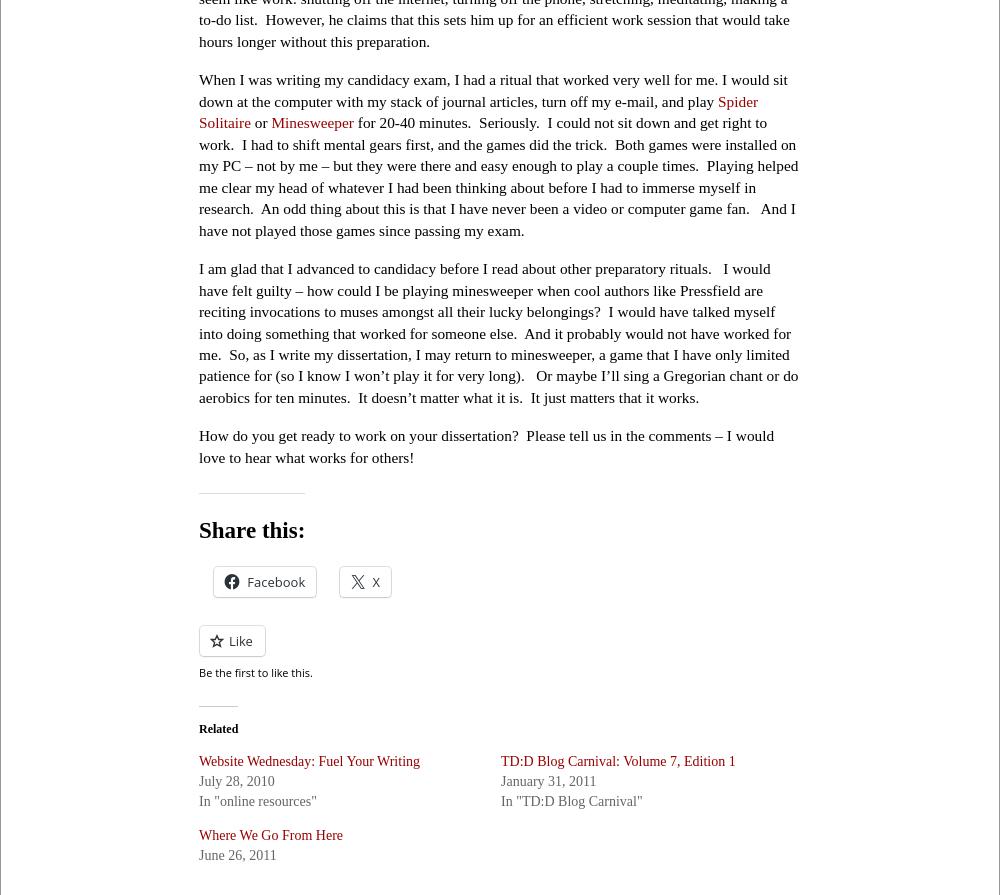 The height and width of the screenshot is (895, 1001). What do you see at coordinates (486, 445) in the screenshot?
I see `'How do you get ready to work on your dissertation?  Please tell us in the comments – I would love to hear what works for others!'` at bounding box center [486, 445].